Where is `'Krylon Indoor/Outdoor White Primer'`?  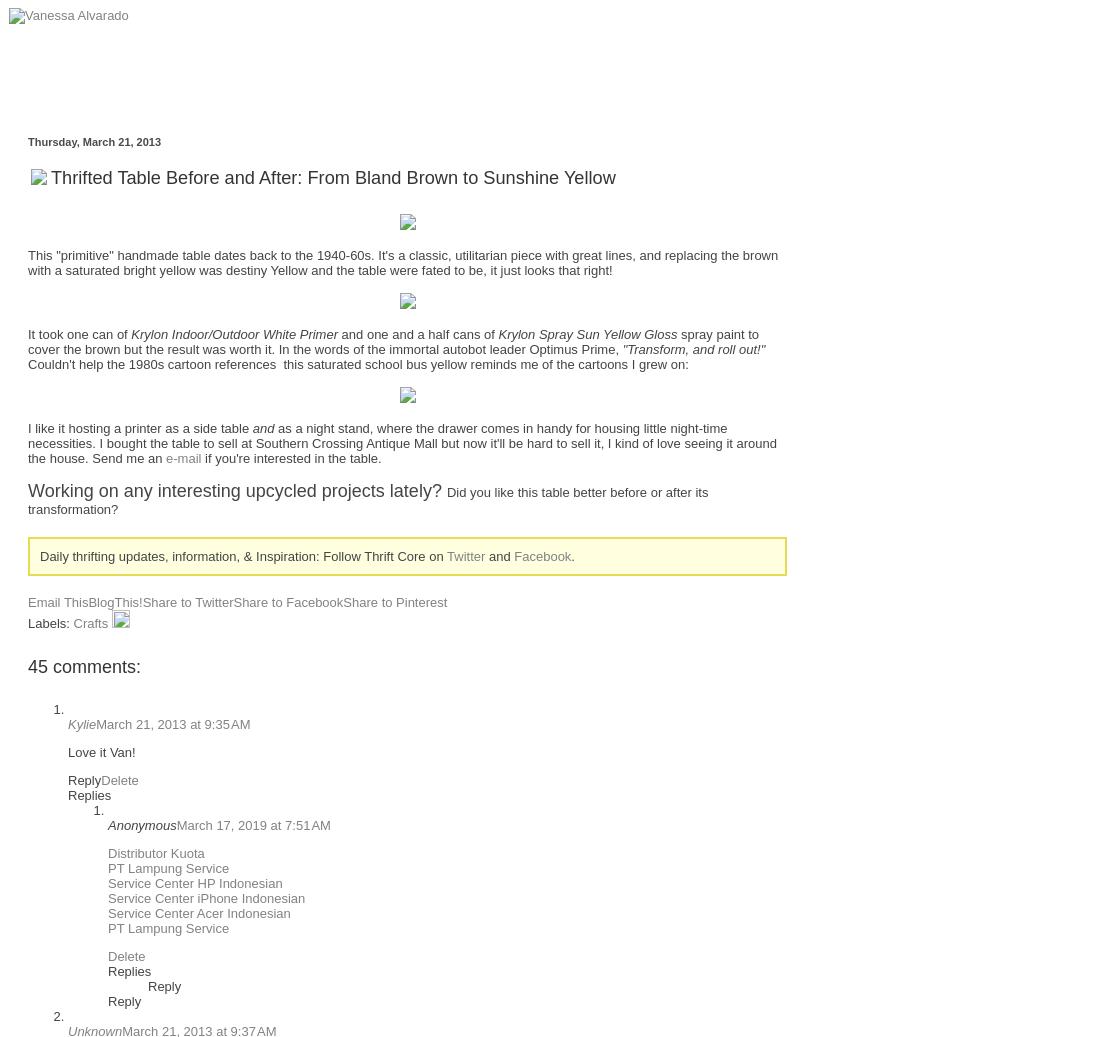
'Krylon Indoor/Outdoor White Primer' is located at coordinates (233, 332).